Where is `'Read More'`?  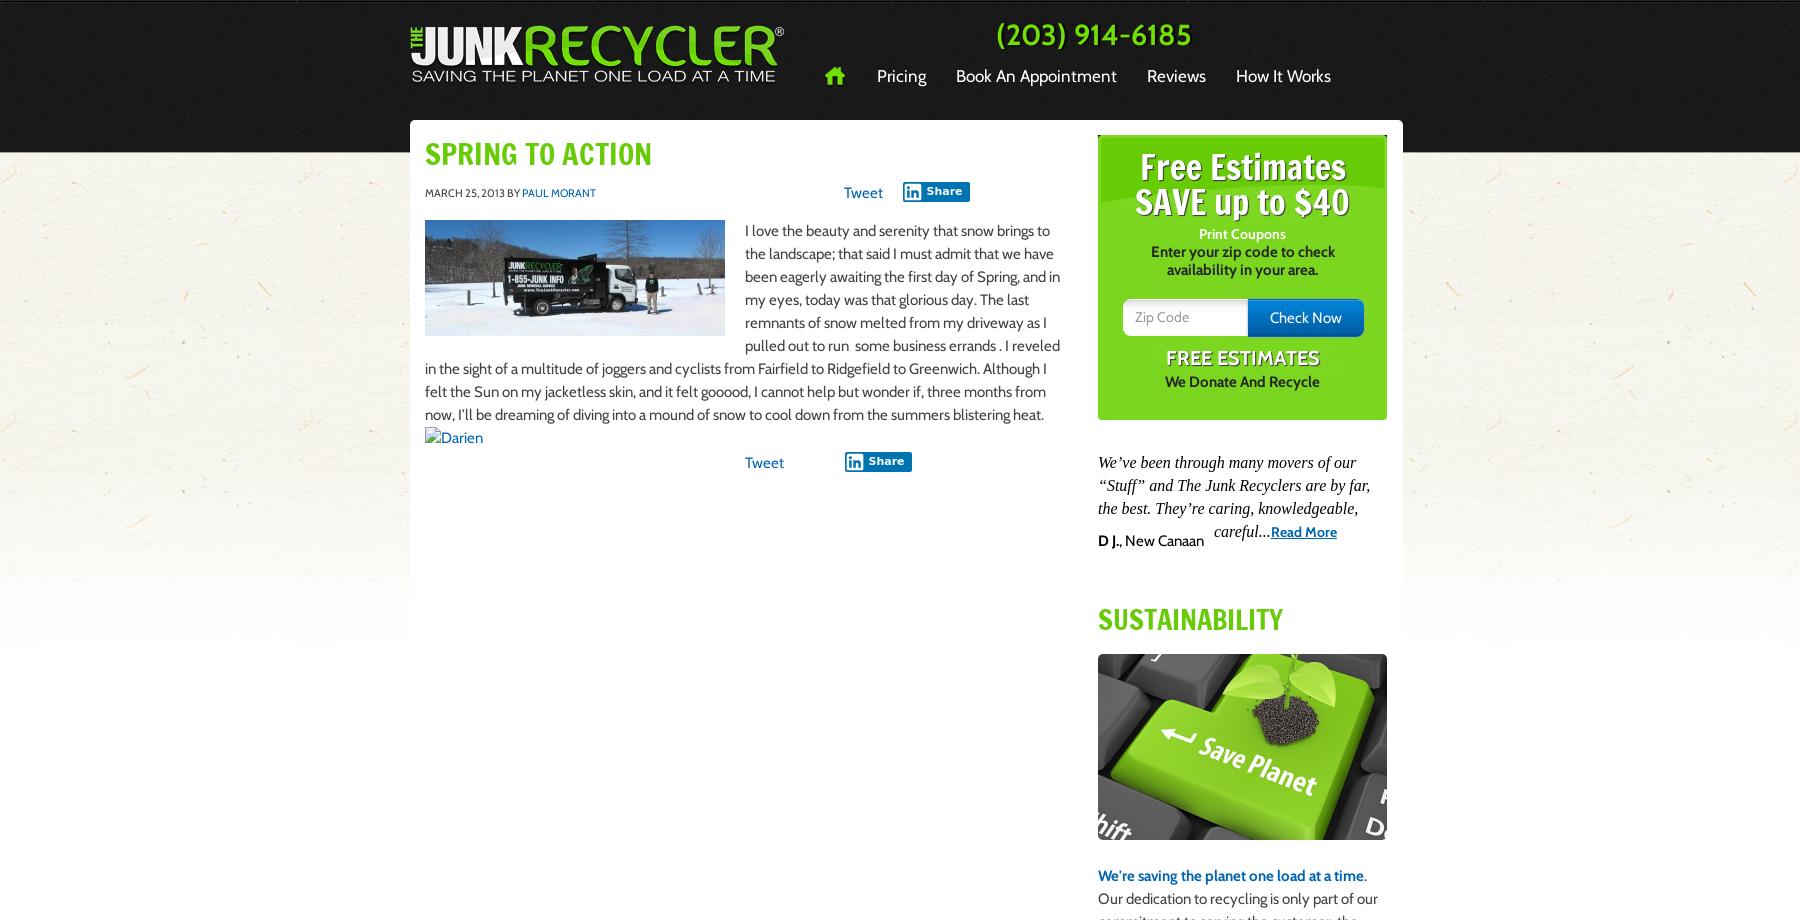
'Read More' is located at coordinates (1303, 532).